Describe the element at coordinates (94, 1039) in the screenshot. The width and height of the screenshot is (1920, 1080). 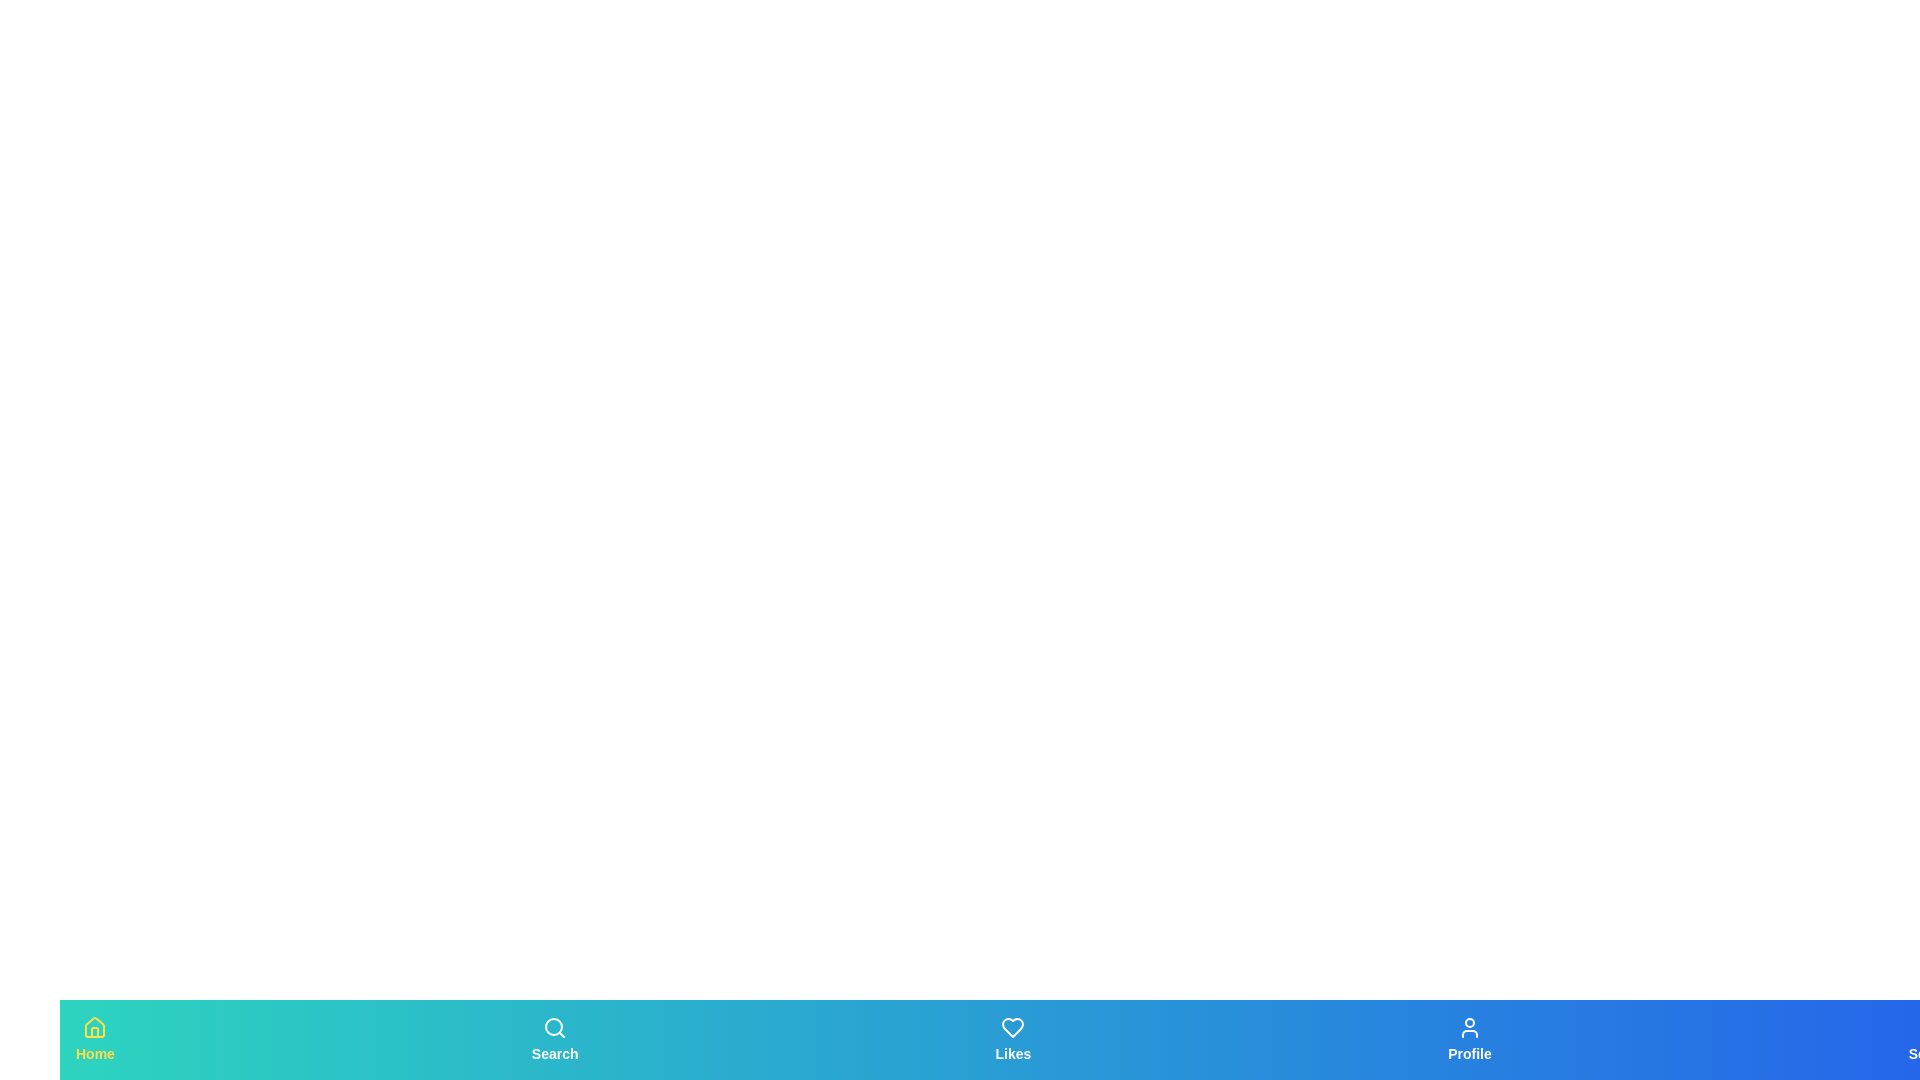
I see `the tab labeled Home to navigate to it` at that location.